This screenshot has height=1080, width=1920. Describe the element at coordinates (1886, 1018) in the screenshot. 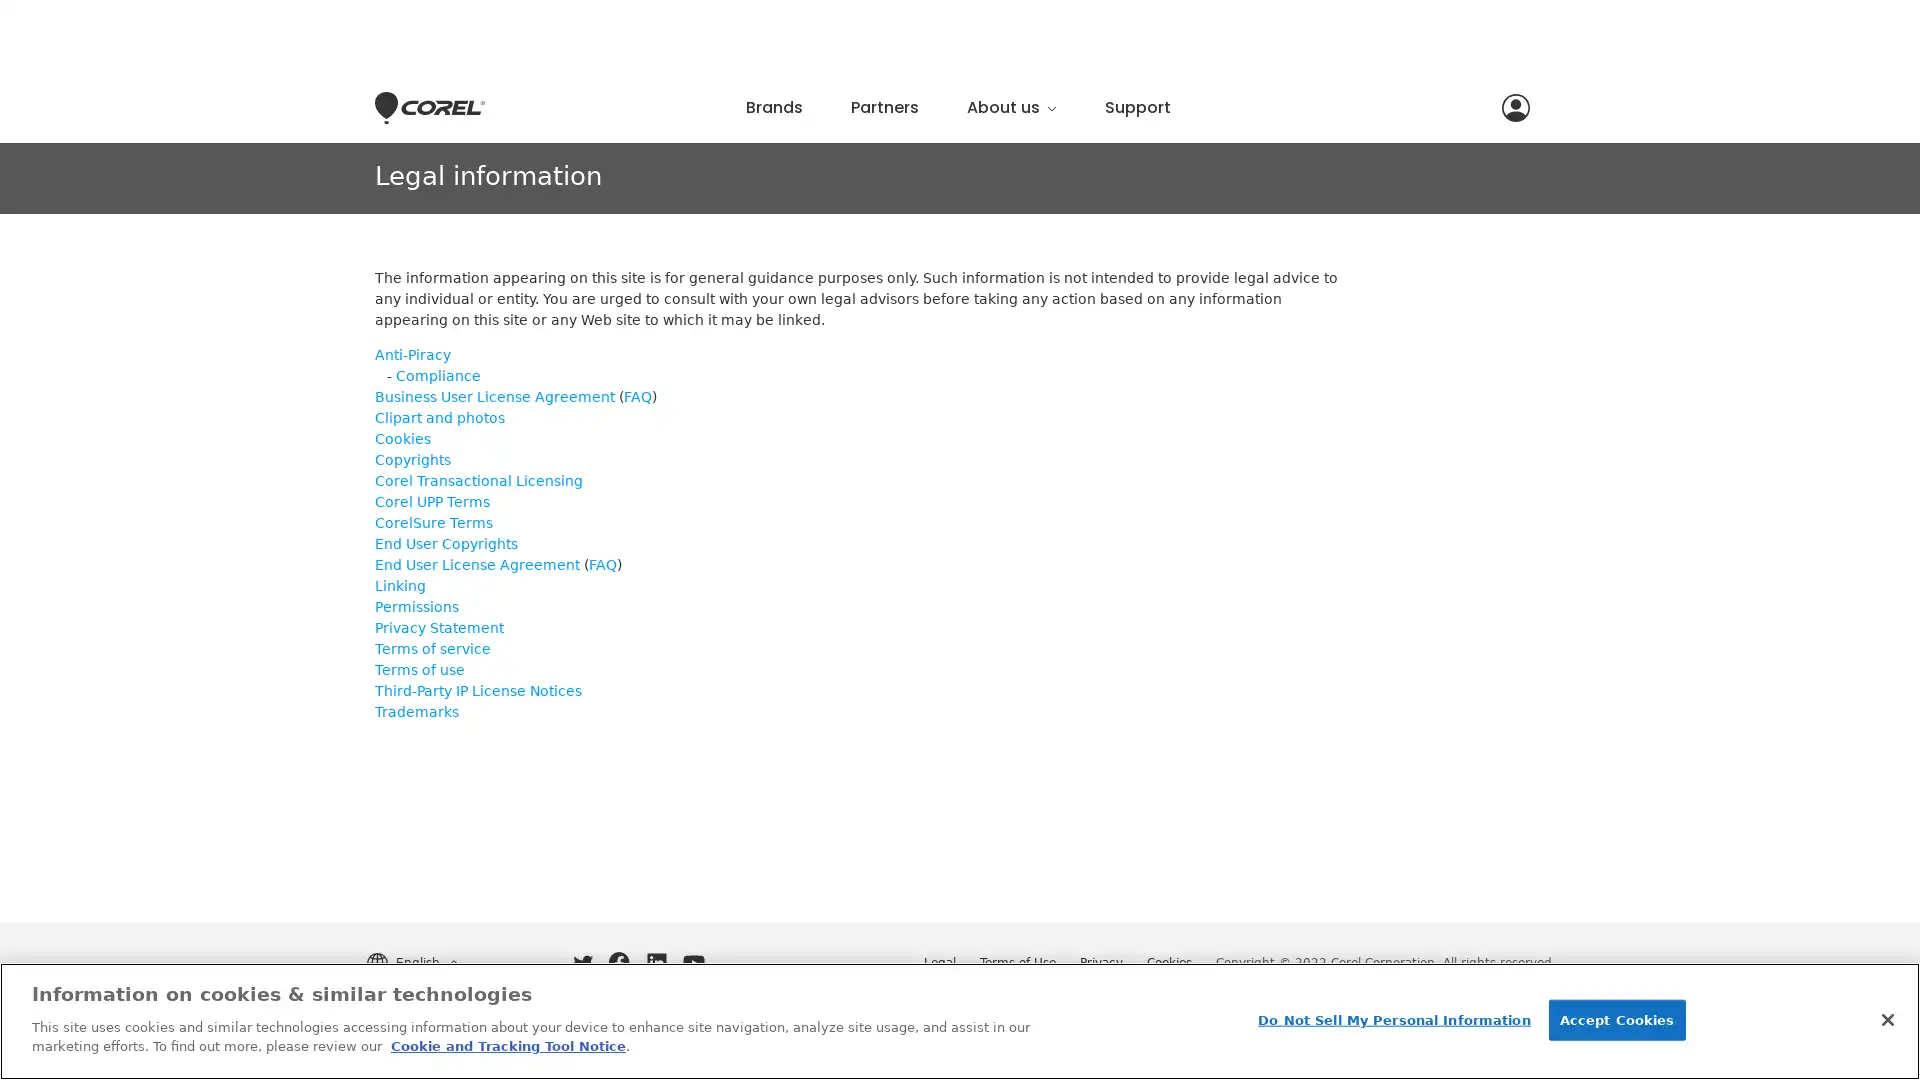

I see `Close` at that location.